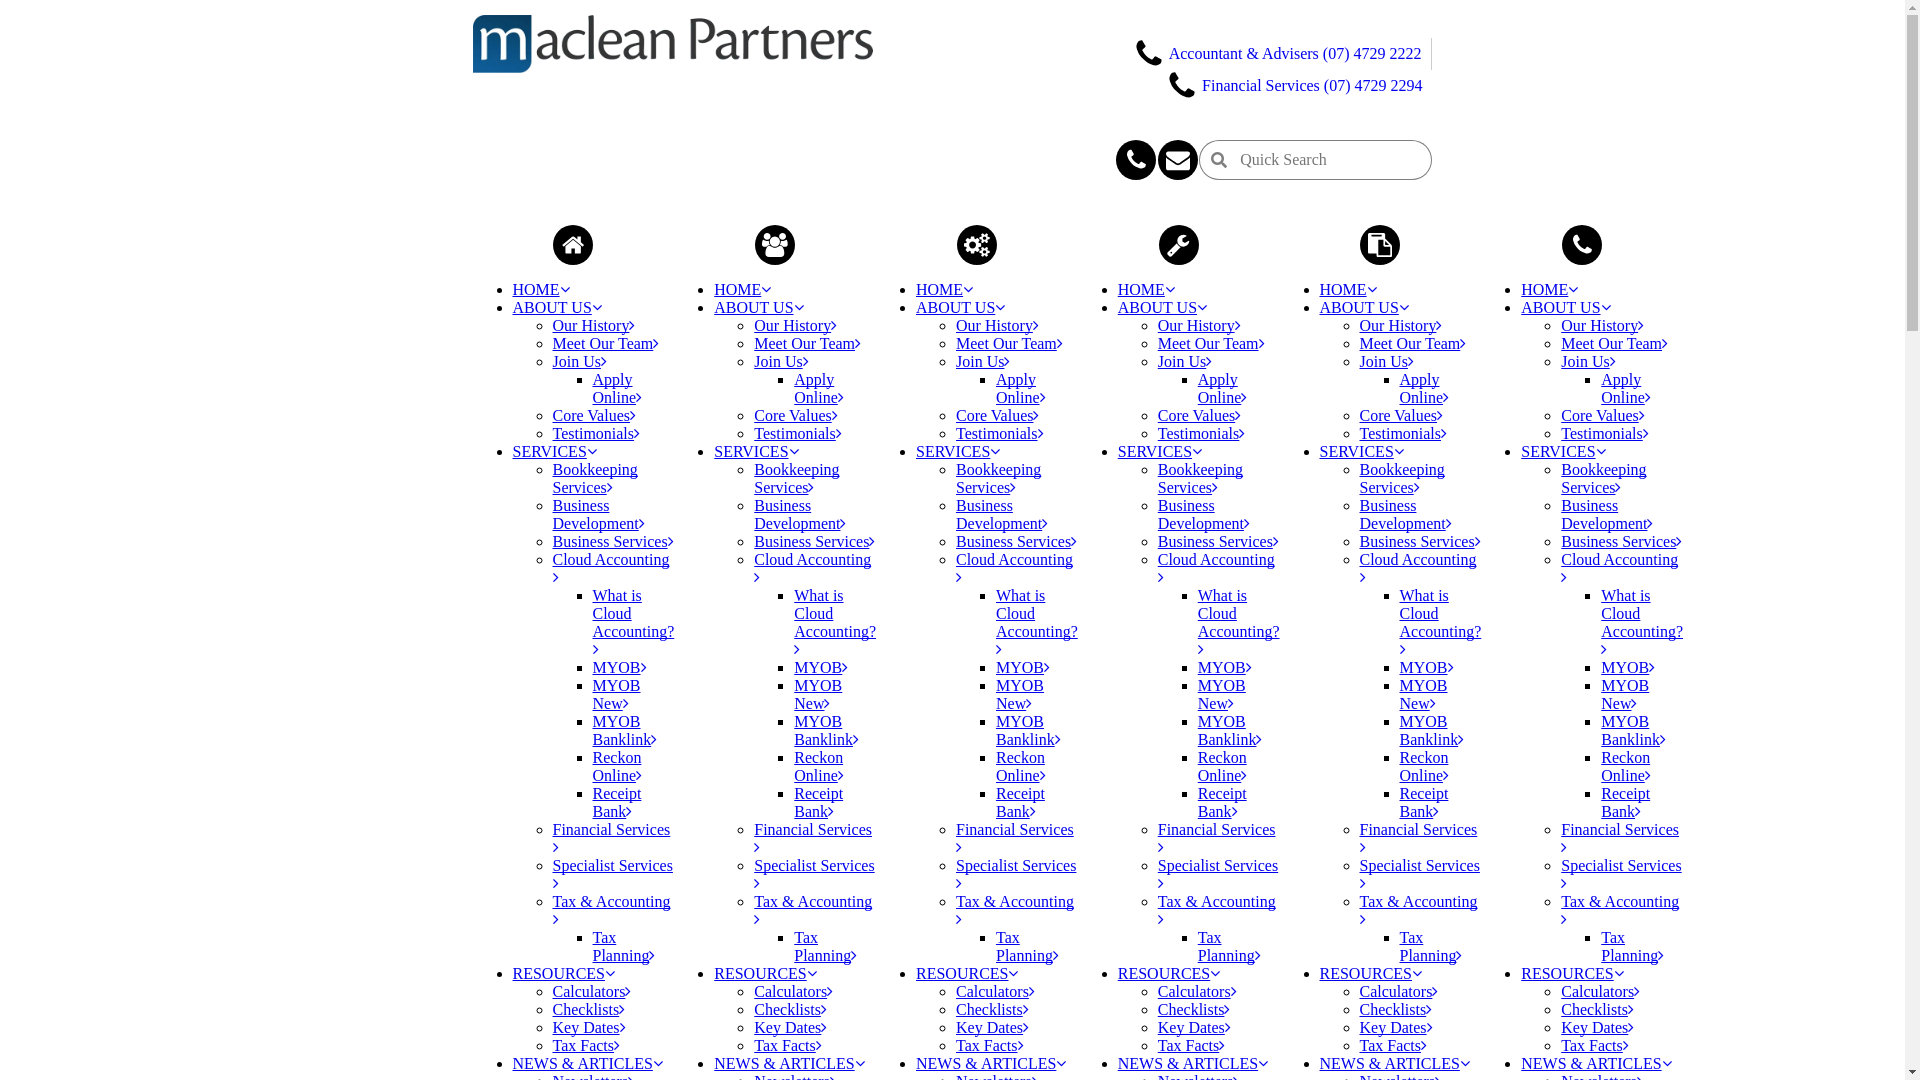 The height and width of the screenshot is (1080, 1920). I want to click on 'Business Development', so click(752, 513).